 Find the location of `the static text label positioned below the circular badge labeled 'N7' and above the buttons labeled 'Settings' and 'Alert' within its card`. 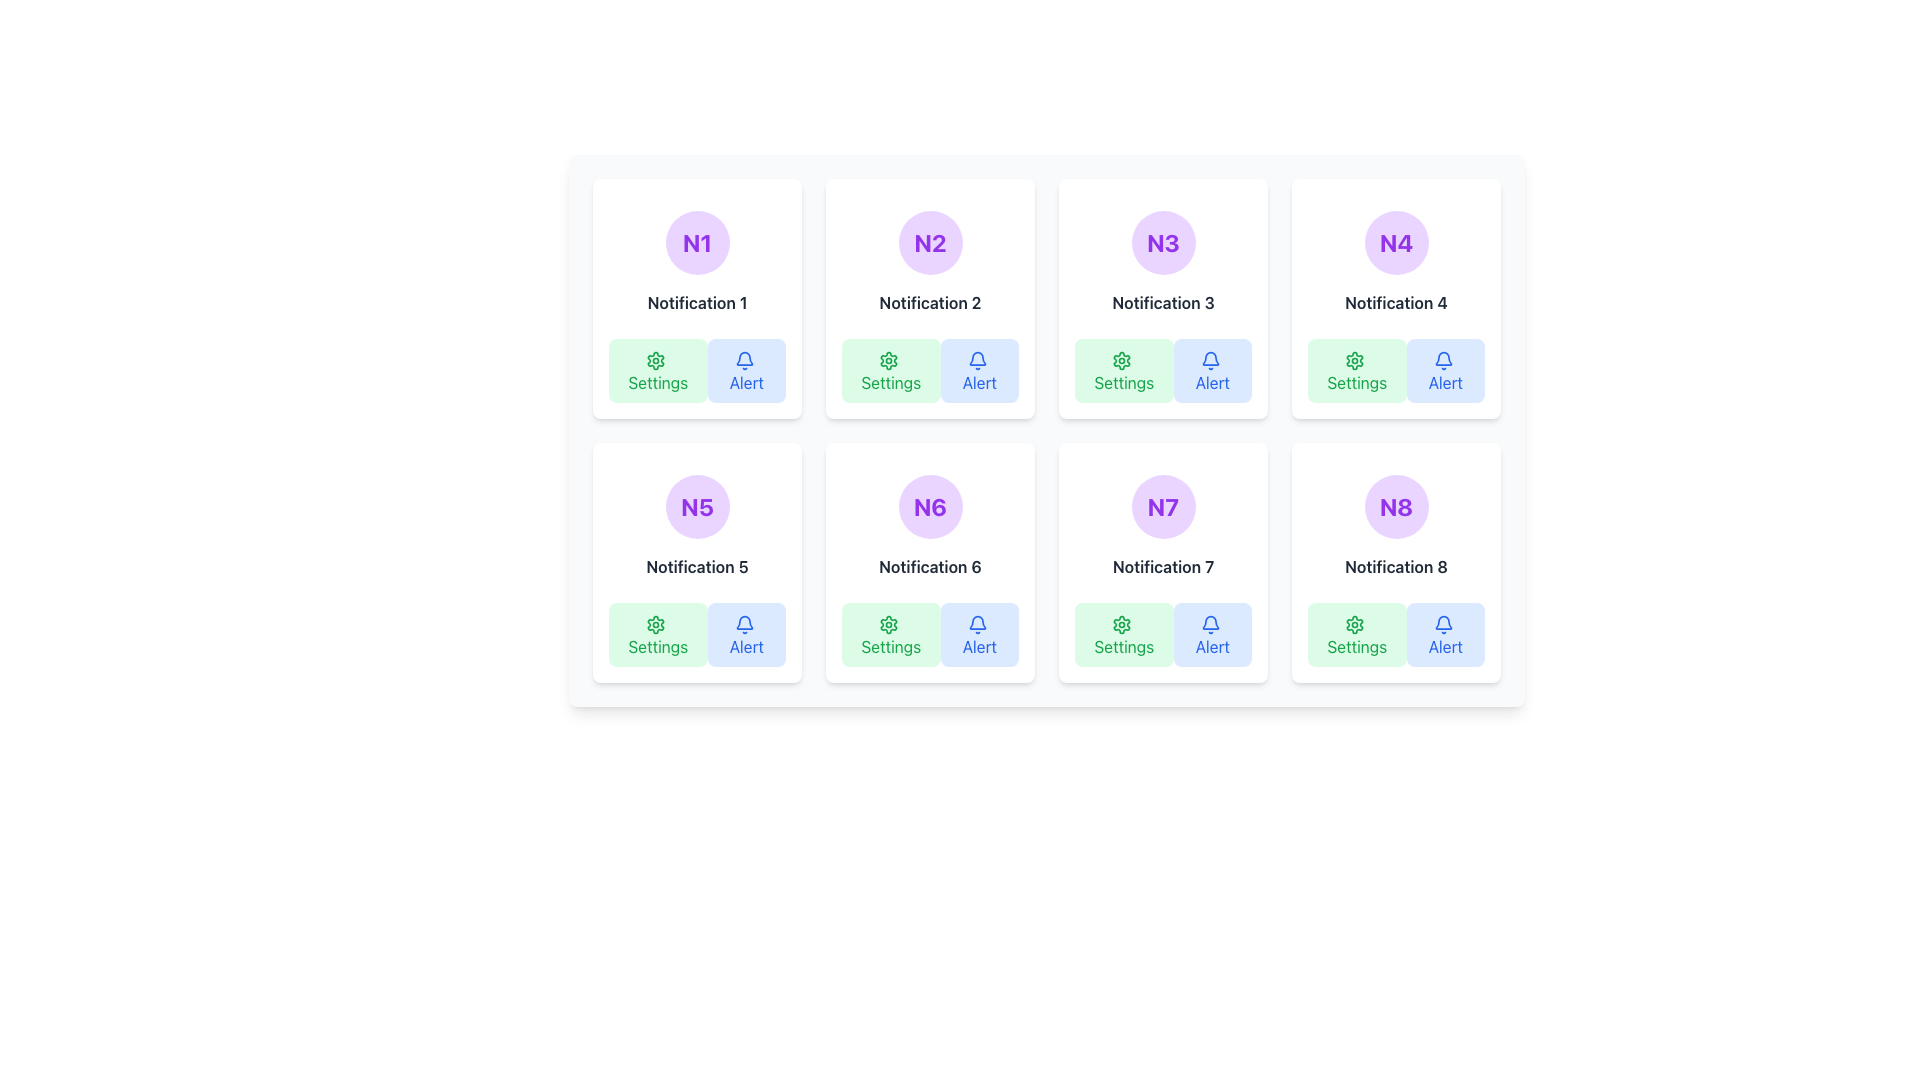

the static text label positioned below the circular badge labeled 'N7' and above the buttons labeled 'Settings' and 'Alert' within its card is located at coordinates (1163, 567).